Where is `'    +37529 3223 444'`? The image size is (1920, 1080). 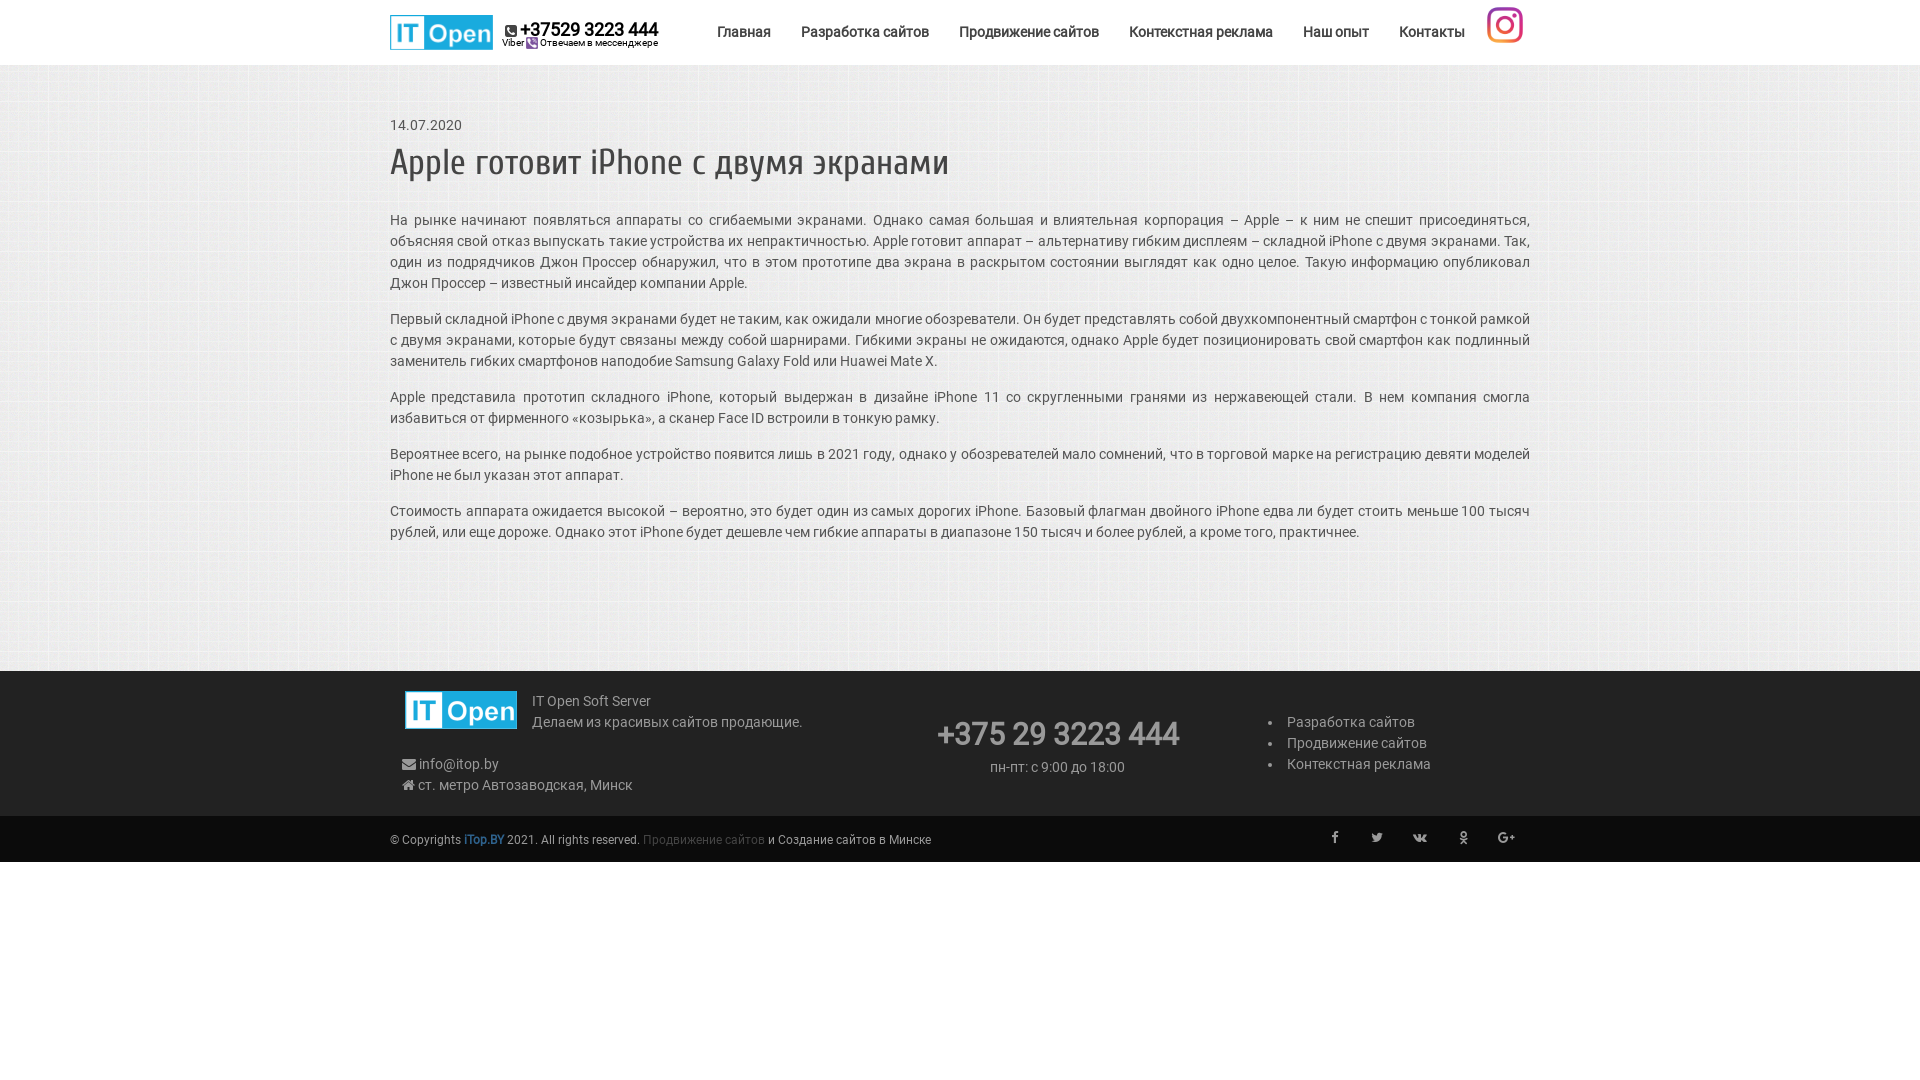
'    +37529 3223 444' is located at coordinates (523, 32).